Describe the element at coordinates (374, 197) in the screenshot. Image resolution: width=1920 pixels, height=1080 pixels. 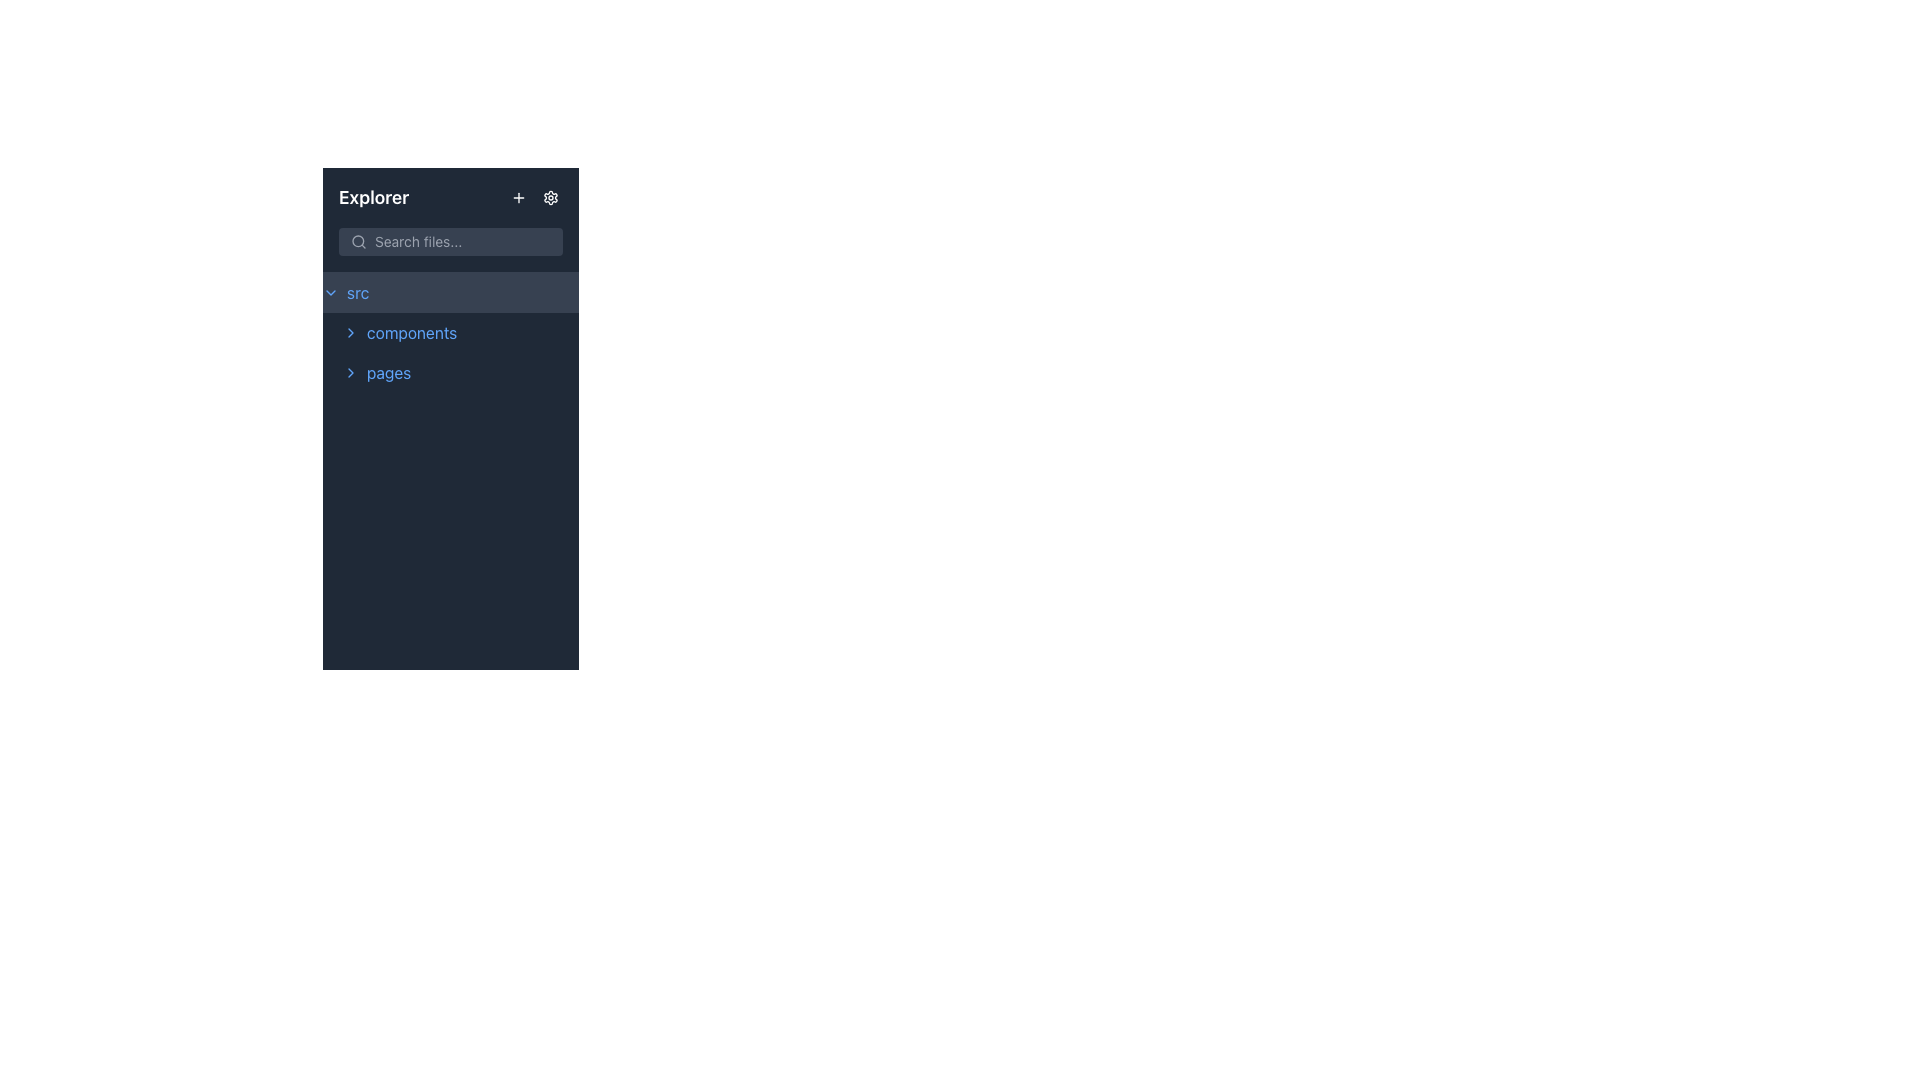
I see `the Text Label that serves as a title or header for the section, located near the top-left corner of the interface` at that location.